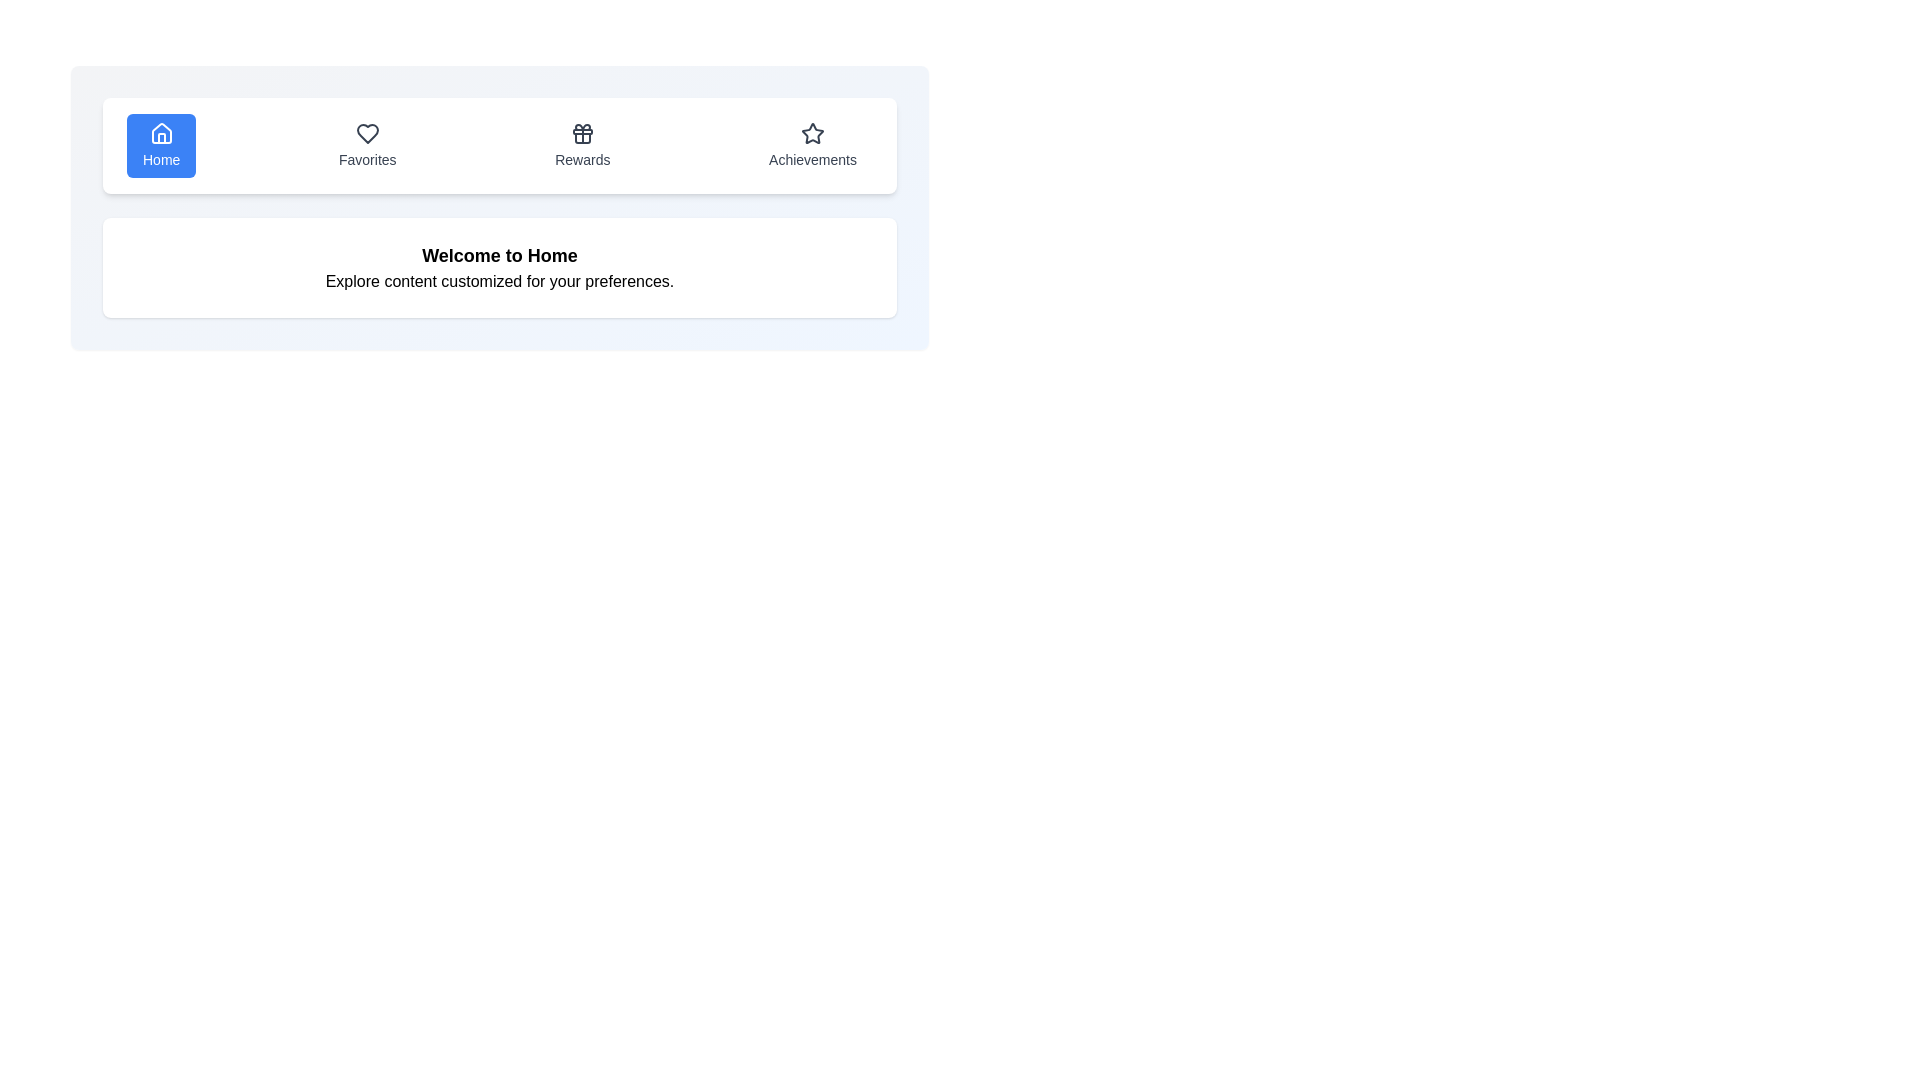 The image size is (1920, 1080). I want to click on the 'Home' icon in the navigation bar, which is the left-most icon indicating the active section of the interface, so click(161, 133).